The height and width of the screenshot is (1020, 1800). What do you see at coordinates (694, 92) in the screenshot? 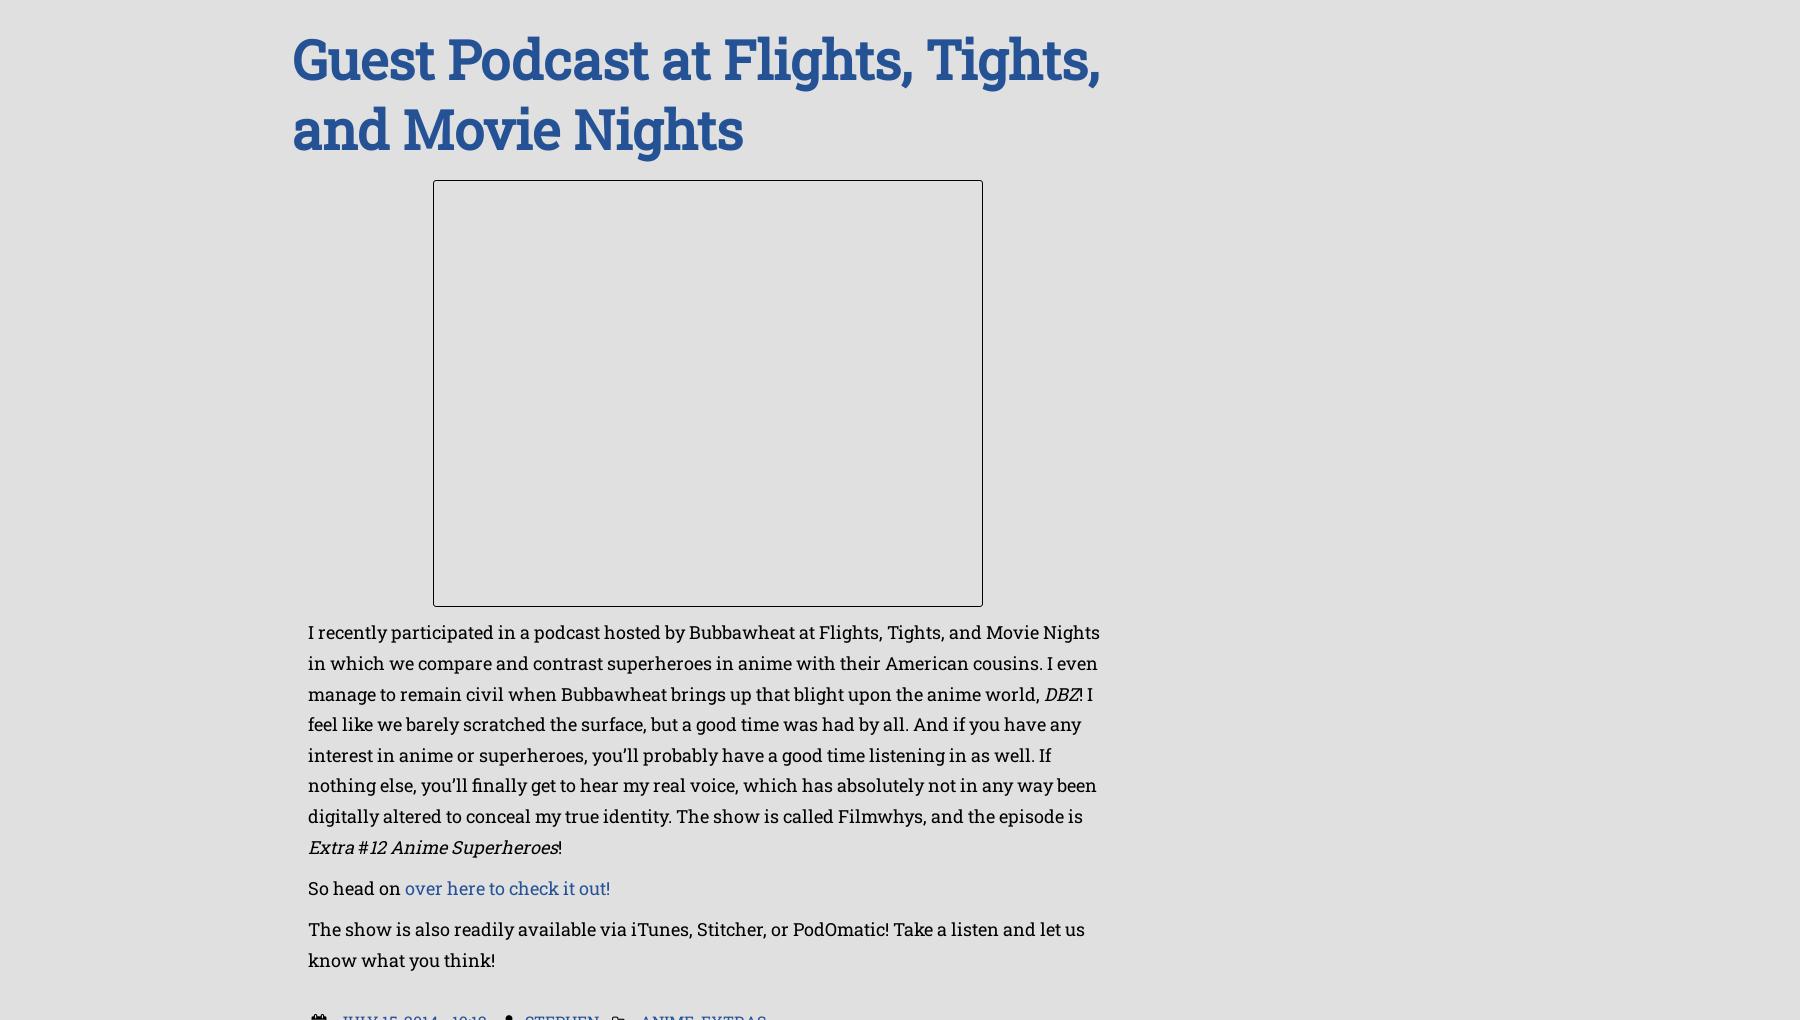
I see `'Guest Podcast at Flights, Tights, and Movie Nights'` at bounding box center [694, 92].